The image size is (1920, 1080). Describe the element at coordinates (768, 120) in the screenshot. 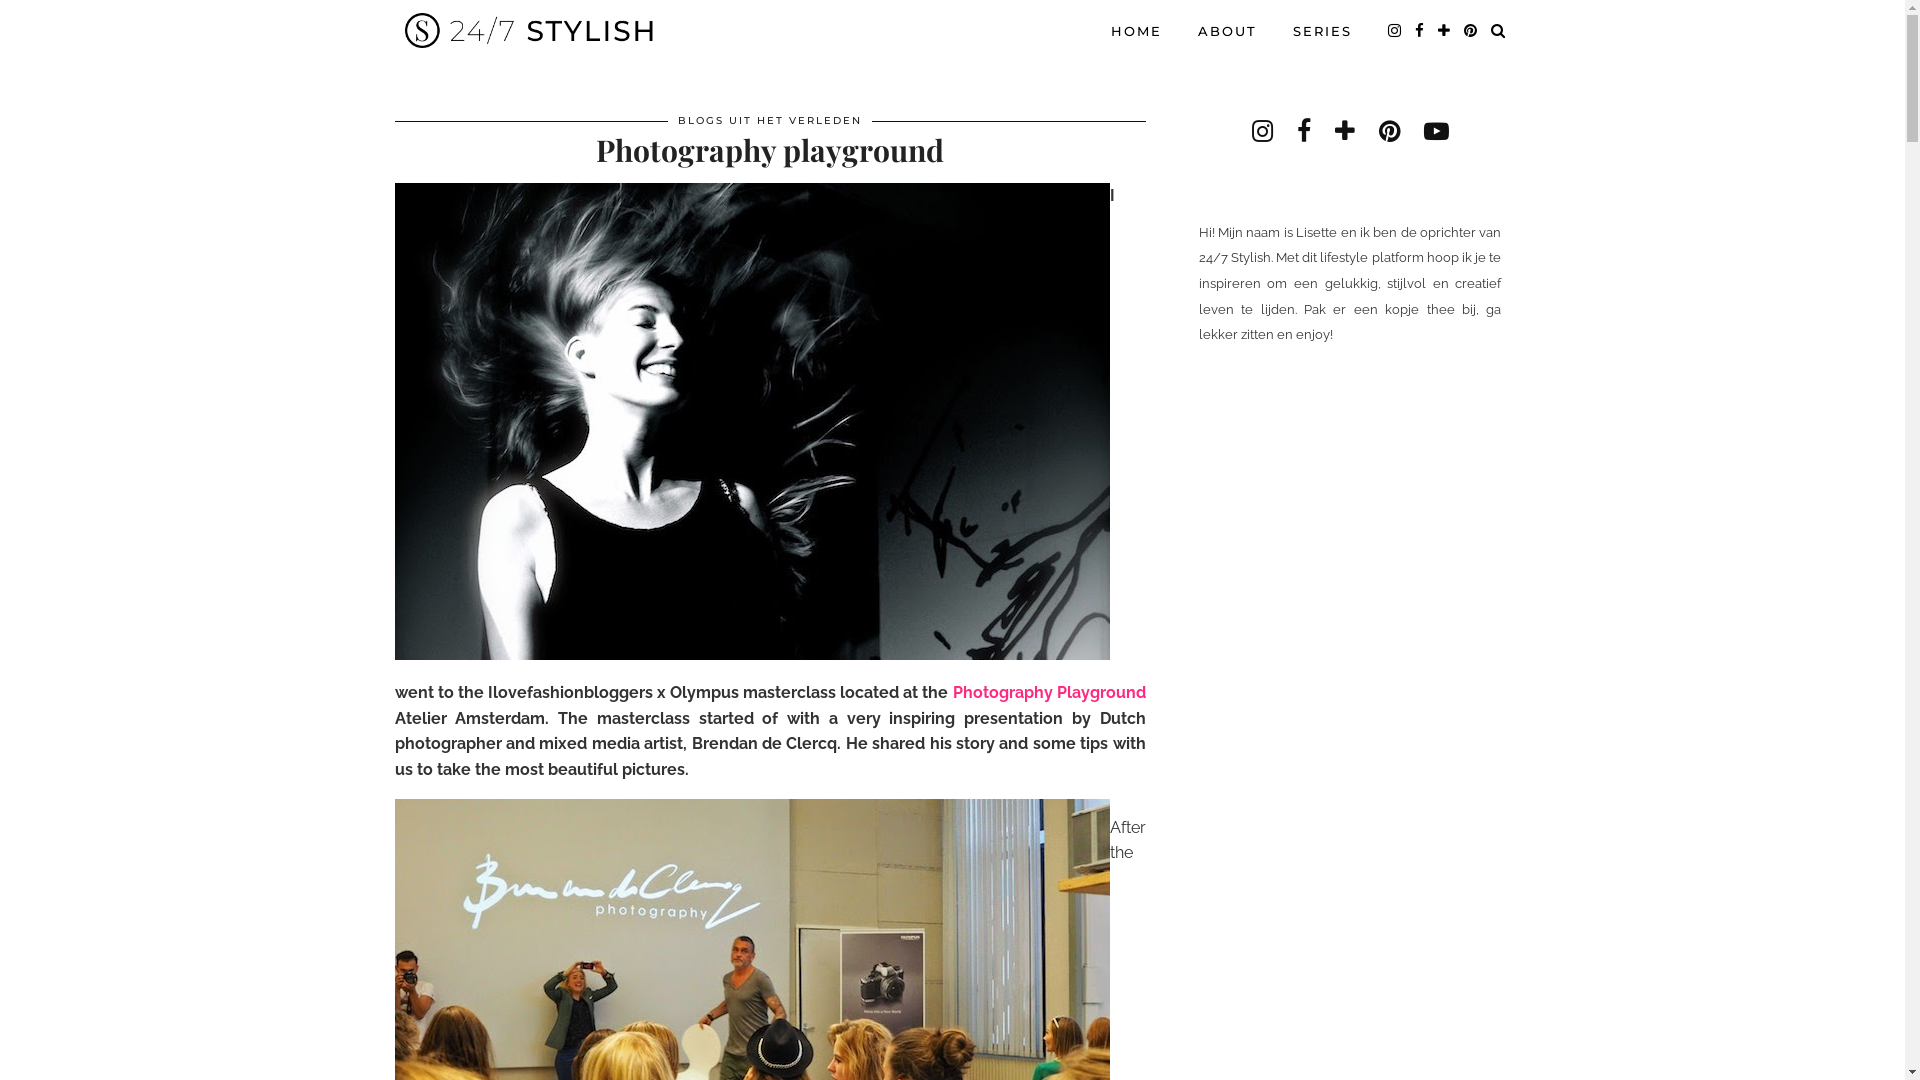

I see `'BLOGS UIT HET VERLEDEN'` at that location.